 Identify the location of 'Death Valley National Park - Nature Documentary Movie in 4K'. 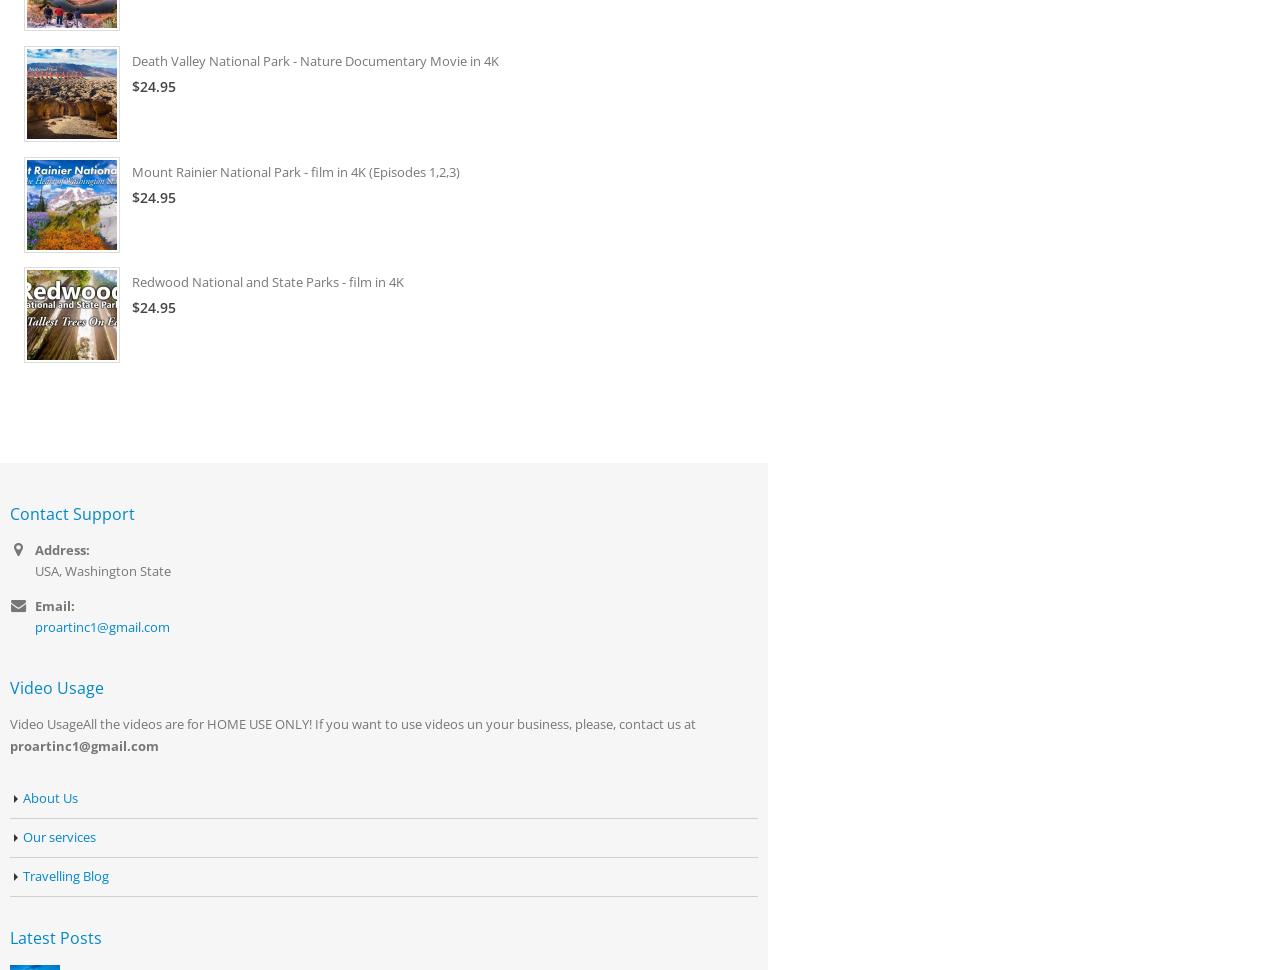
(314, 59).